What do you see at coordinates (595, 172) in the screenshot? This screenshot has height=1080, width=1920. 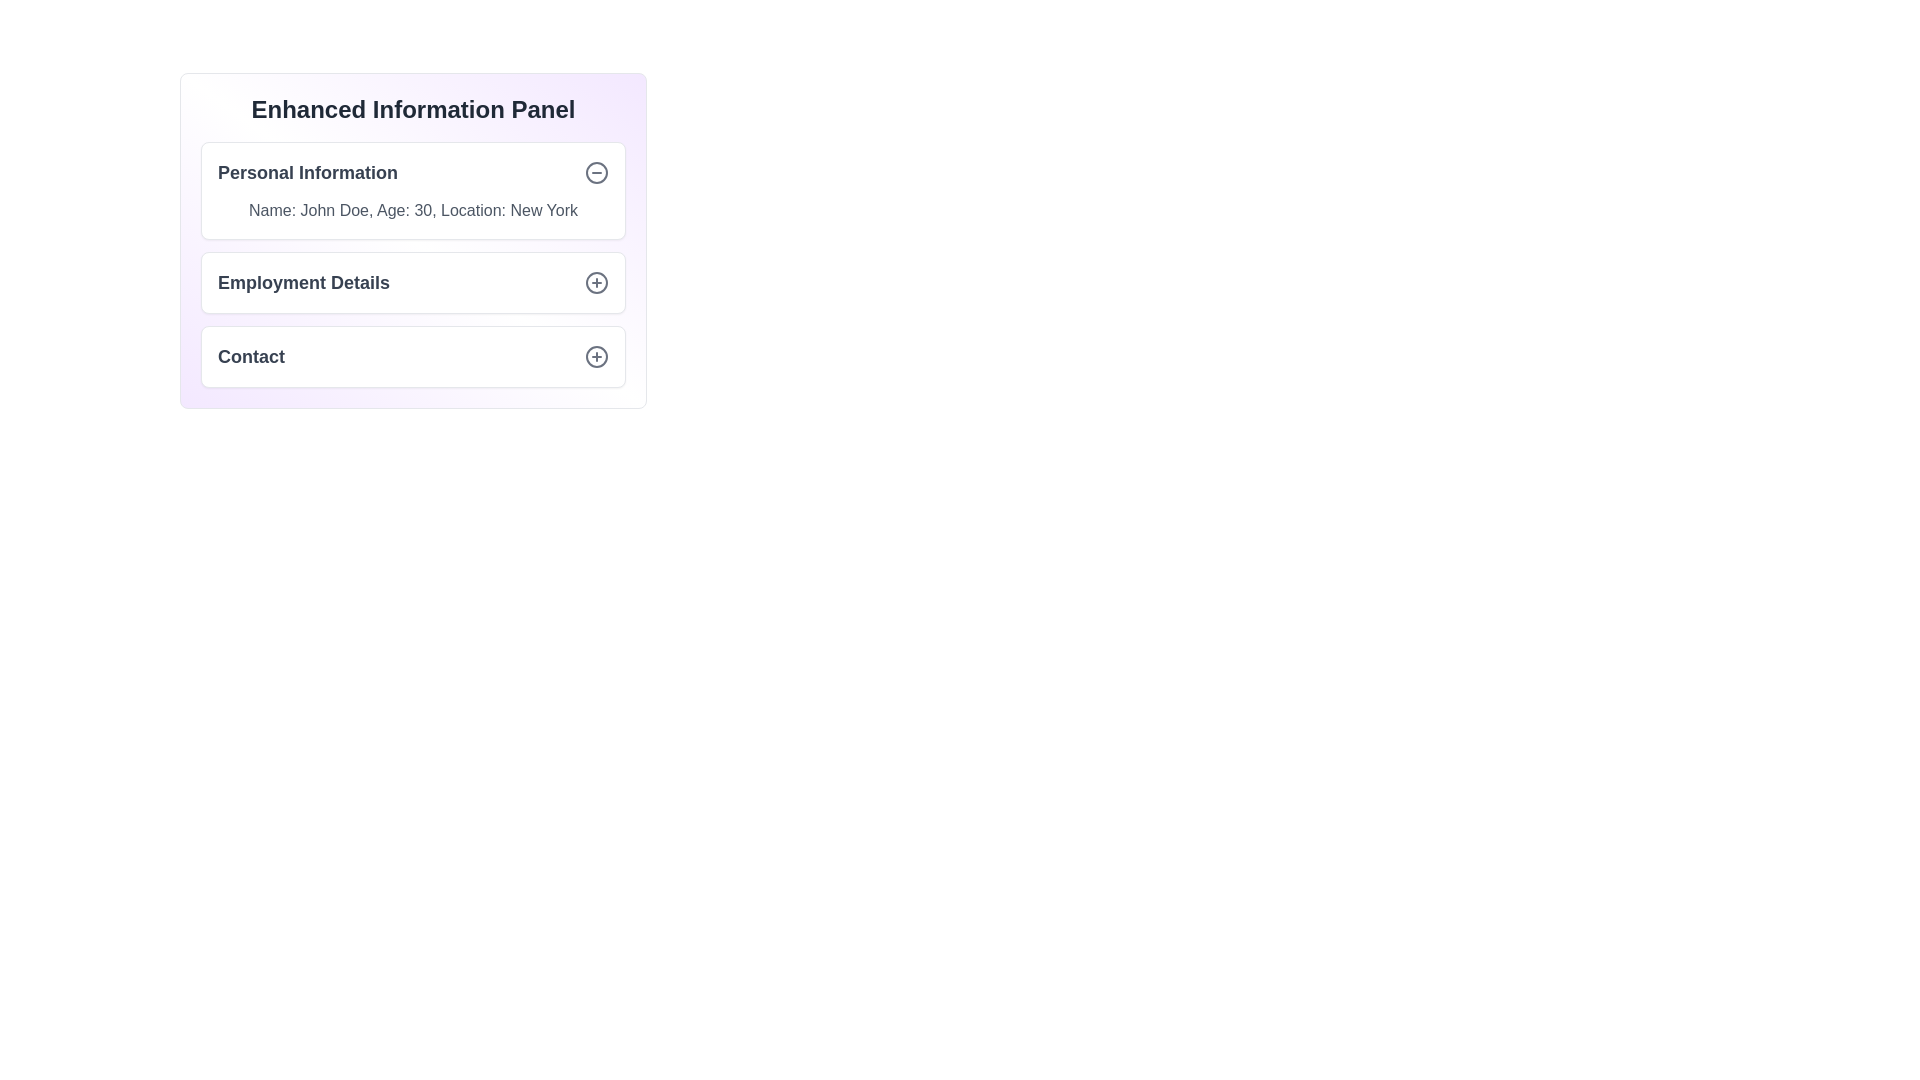 I see `the minus icon button located to the right of the 'Personal Information' header in the 'Enhanced Information Panel'` at bounding box center [595, 172].